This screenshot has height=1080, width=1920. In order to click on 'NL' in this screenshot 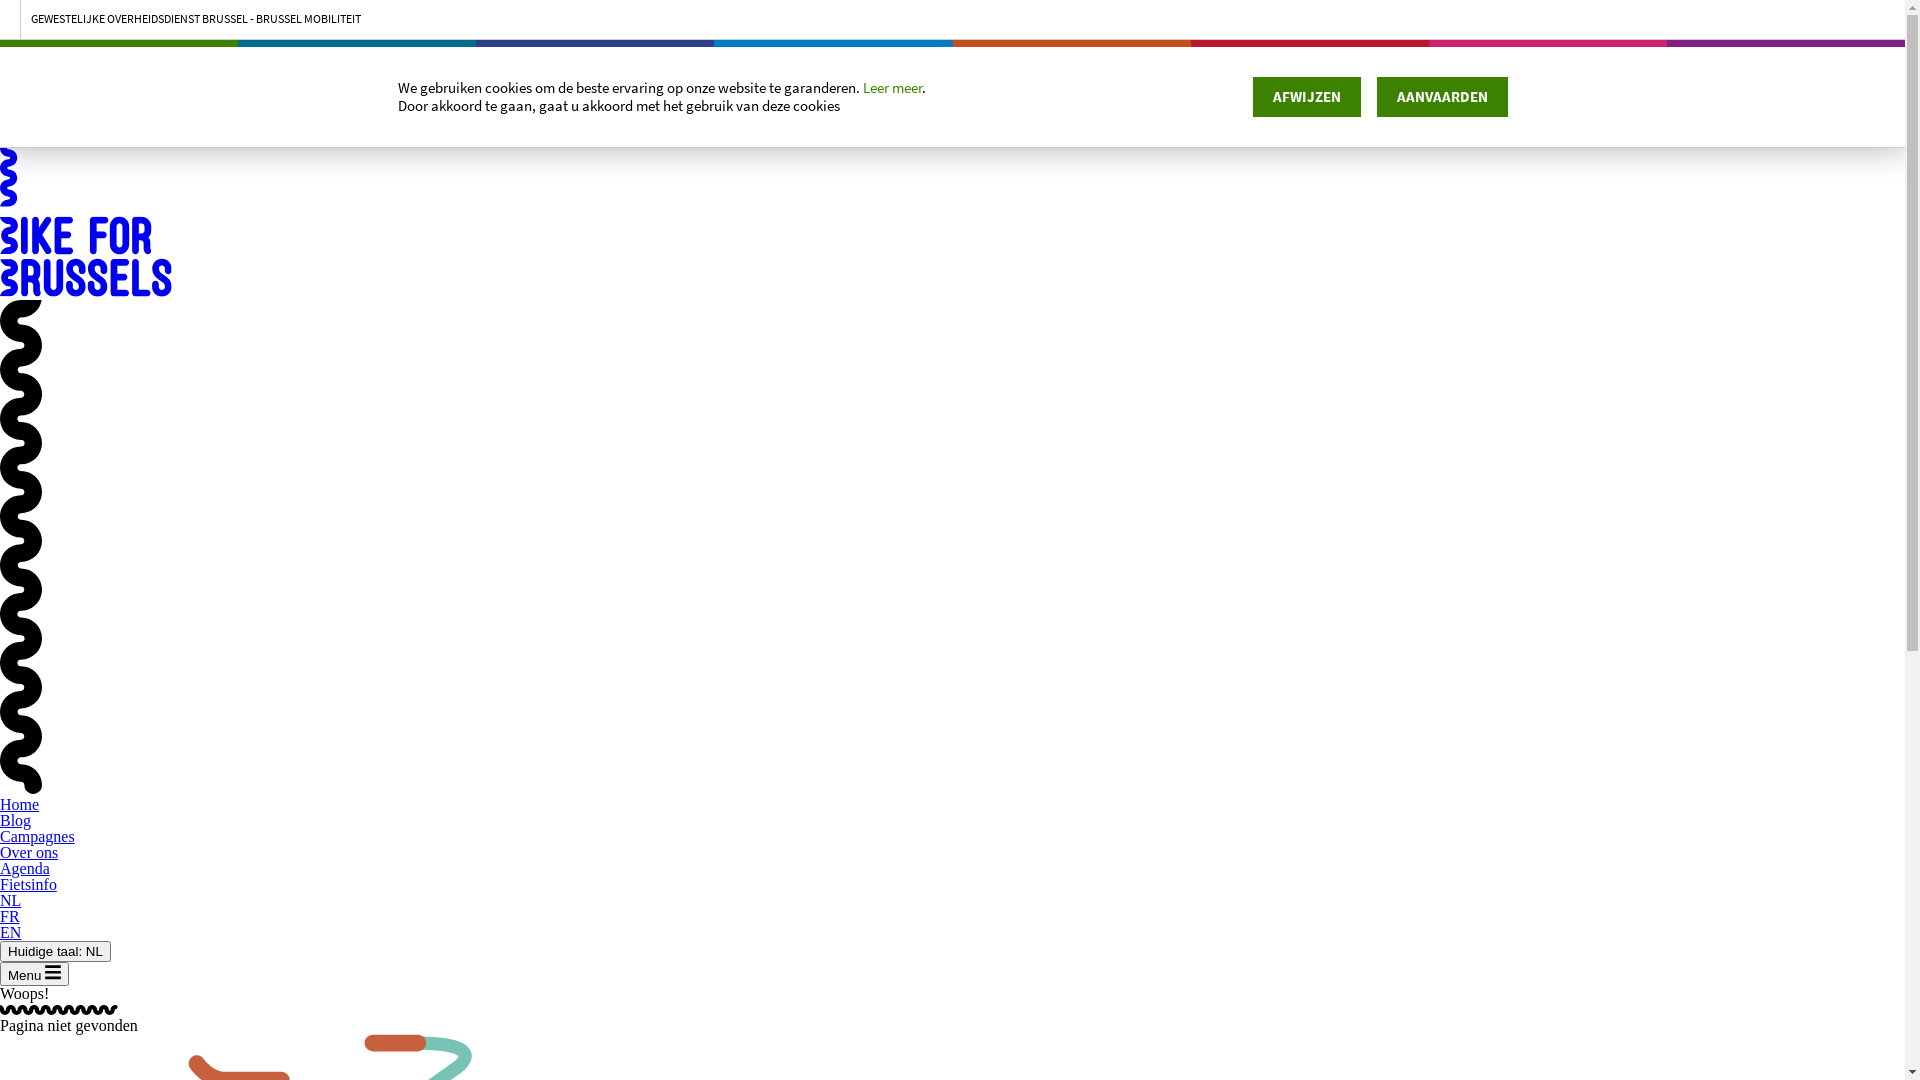, I will do `click(10, 900)`.